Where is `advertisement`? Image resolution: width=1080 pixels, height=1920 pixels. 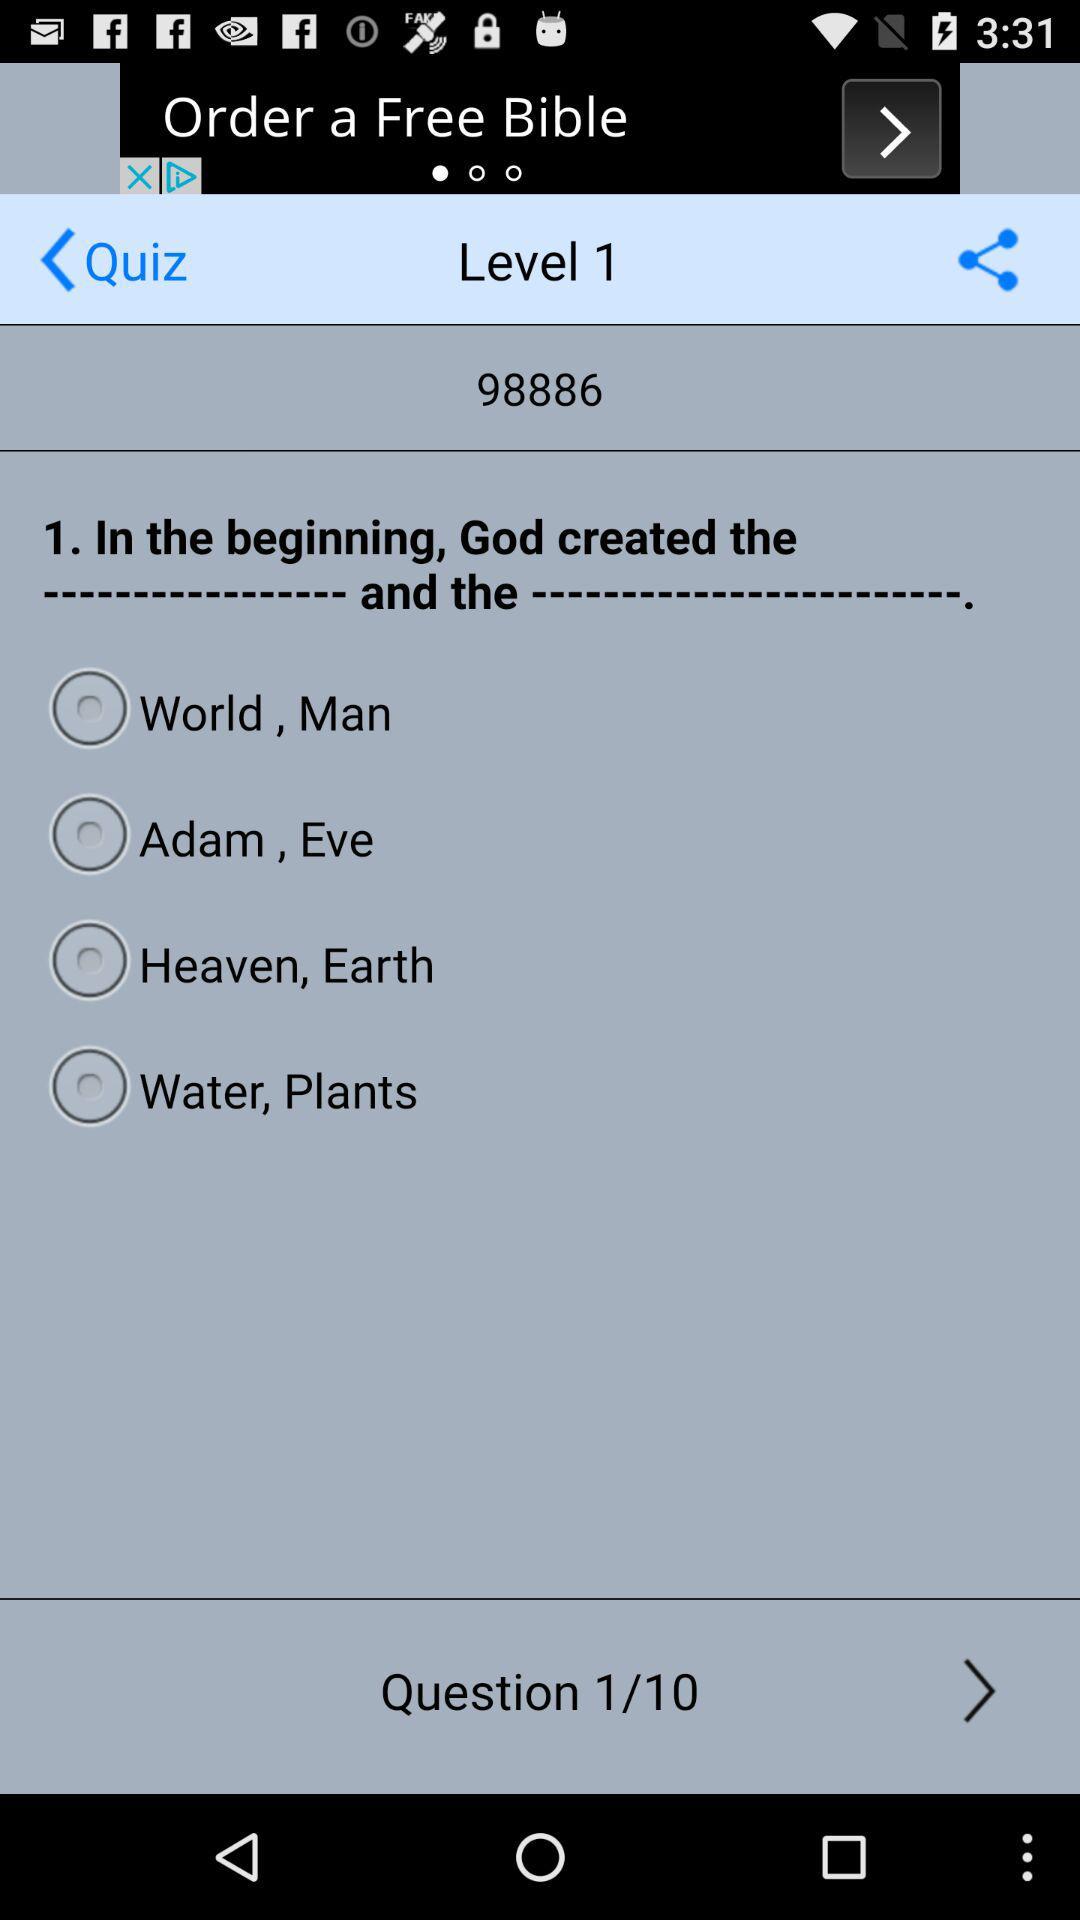 advertisement is located at coordinates (540, 127).